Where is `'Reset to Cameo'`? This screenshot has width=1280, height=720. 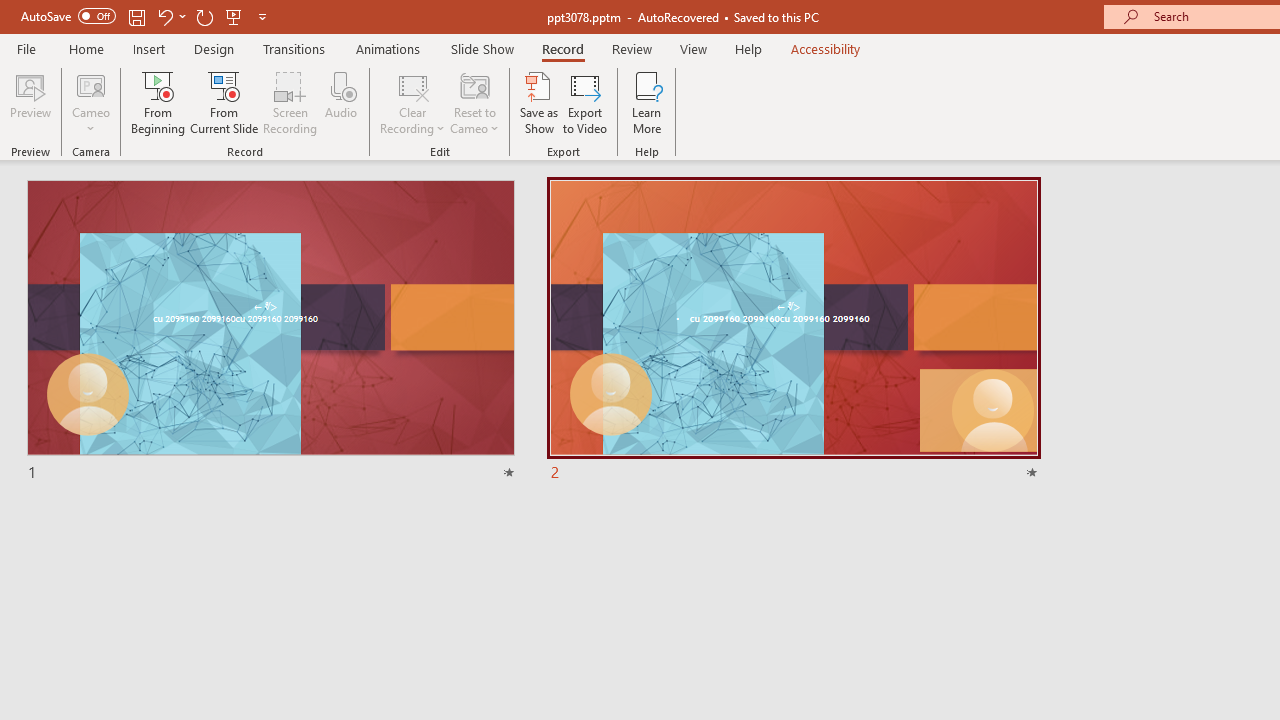
'Reset to Cameo' is located at coordinates (473, 103).